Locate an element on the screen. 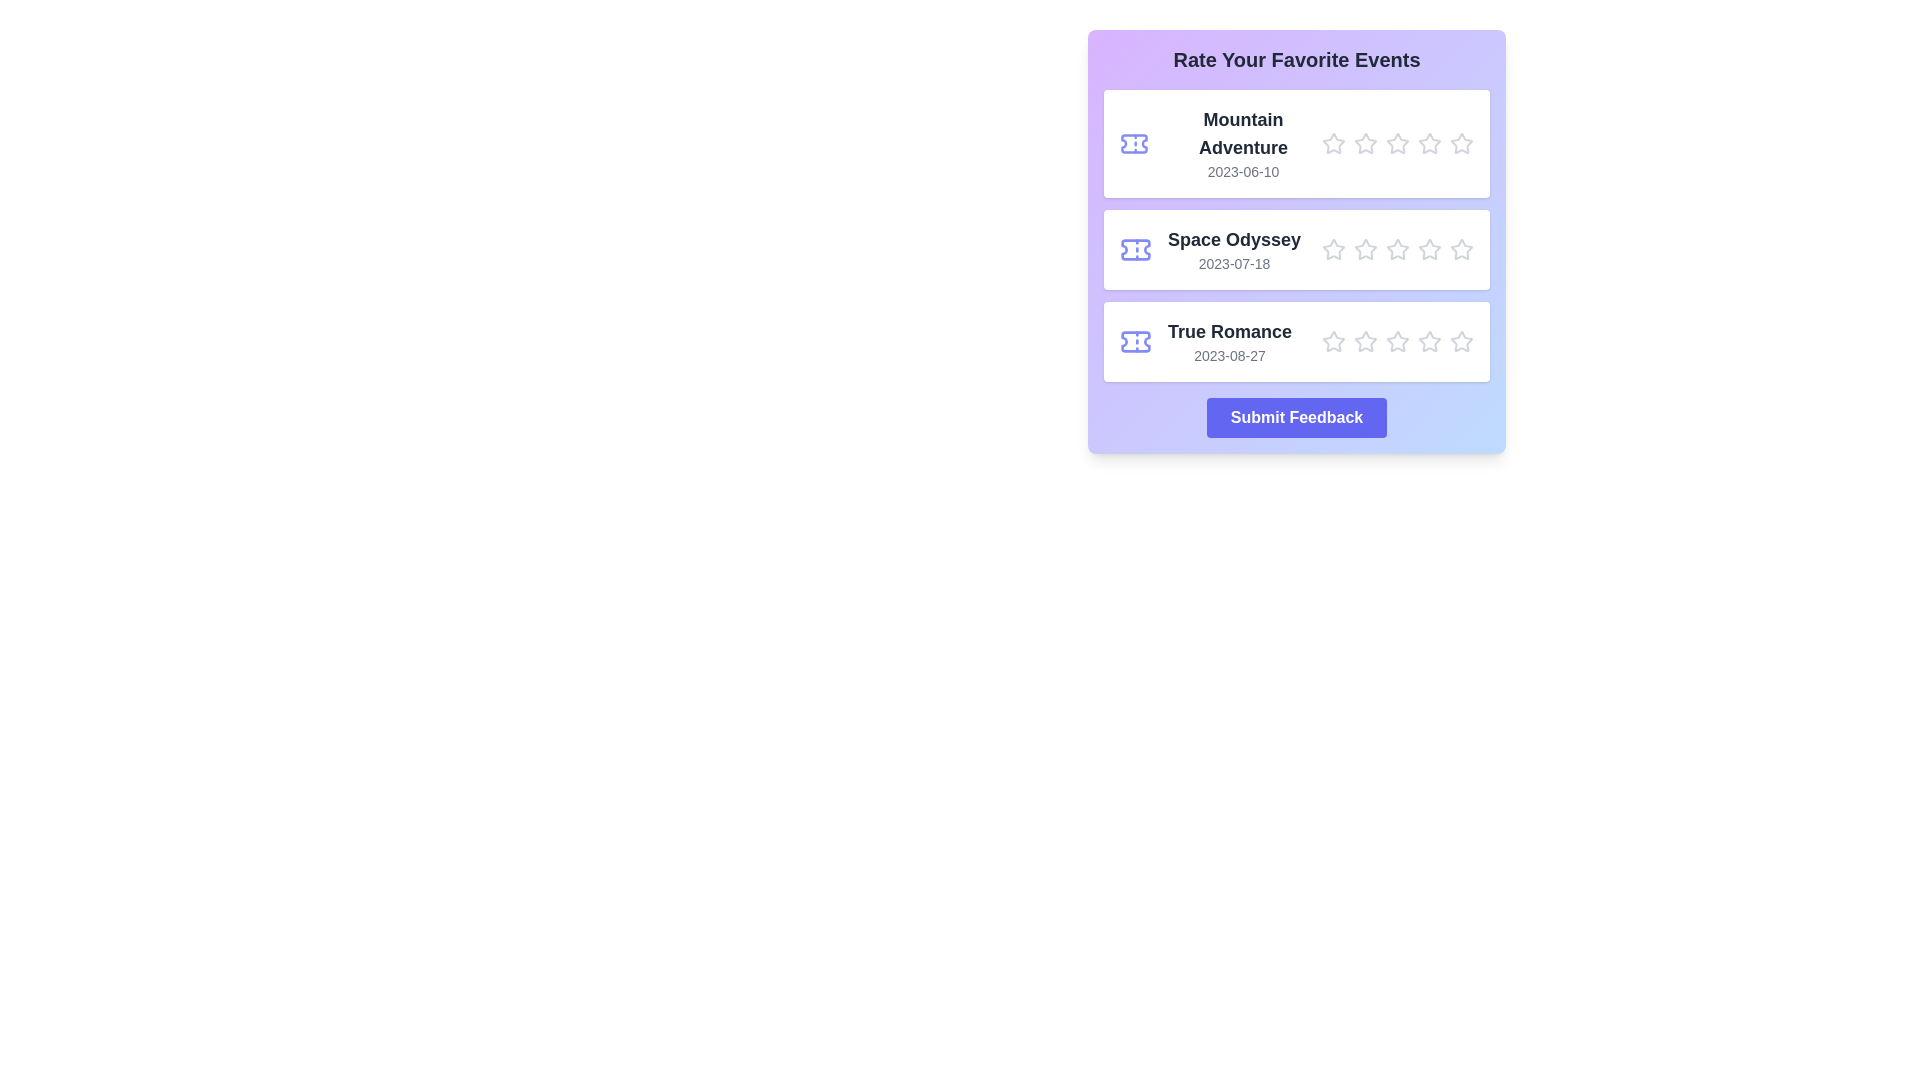 This screenshot has height=1080, width=1920. the star corresponding to the rating 1 for the movie Space Odyssey is located at coordinates (1334, 249).